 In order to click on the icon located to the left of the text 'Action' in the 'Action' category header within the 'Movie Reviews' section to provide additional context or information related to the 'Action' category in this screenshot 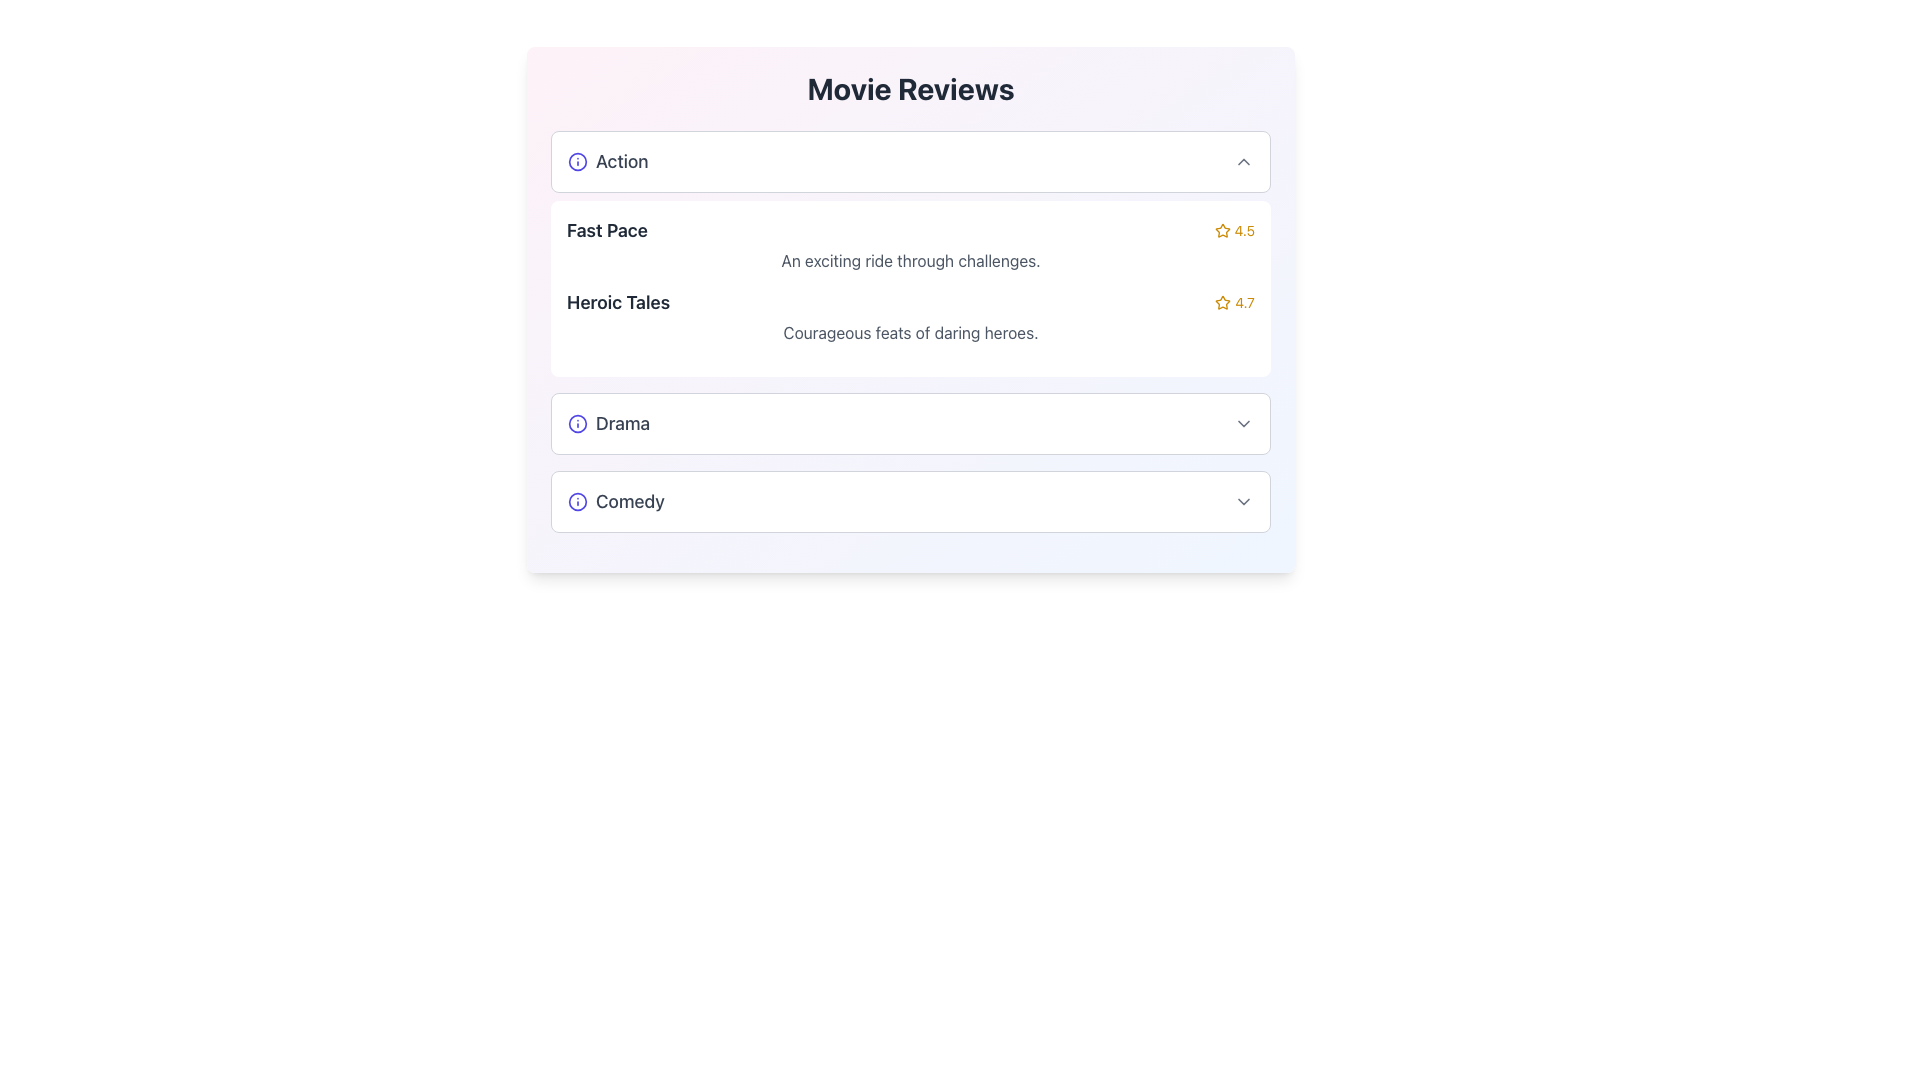, I will do `click(576, 161)`.